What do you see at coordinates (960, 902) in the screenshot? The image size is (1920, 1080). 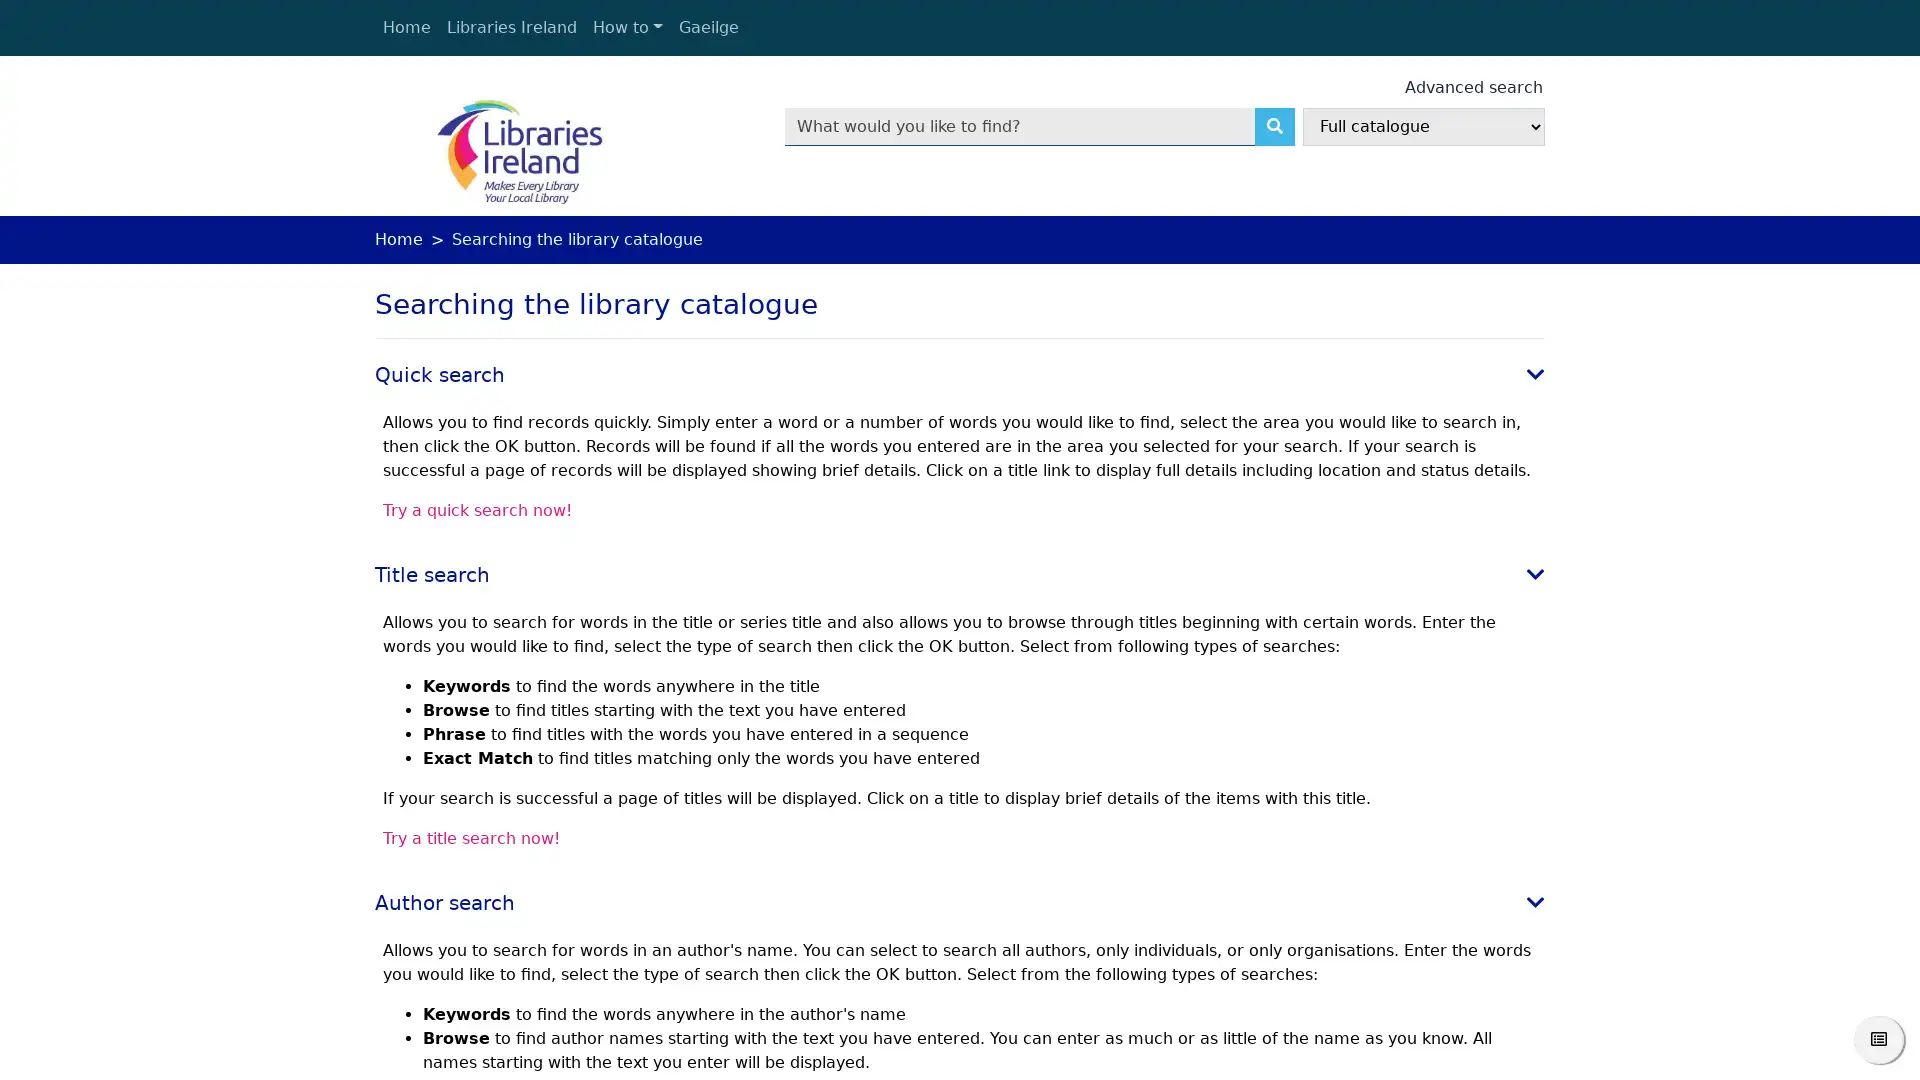 I see `Author search` at bounding box center [960, 902].